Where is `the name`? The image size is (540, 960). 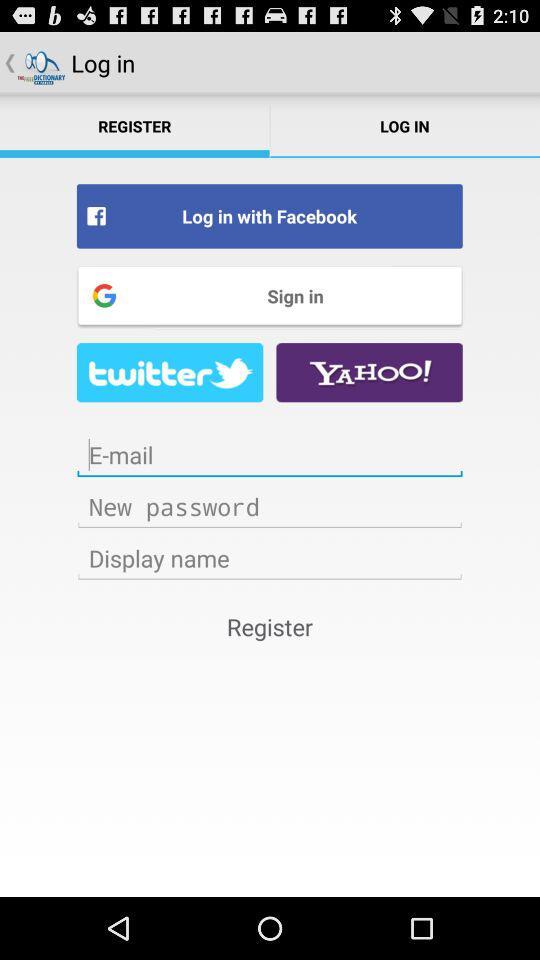 the name is located at coordinates (270, 558).